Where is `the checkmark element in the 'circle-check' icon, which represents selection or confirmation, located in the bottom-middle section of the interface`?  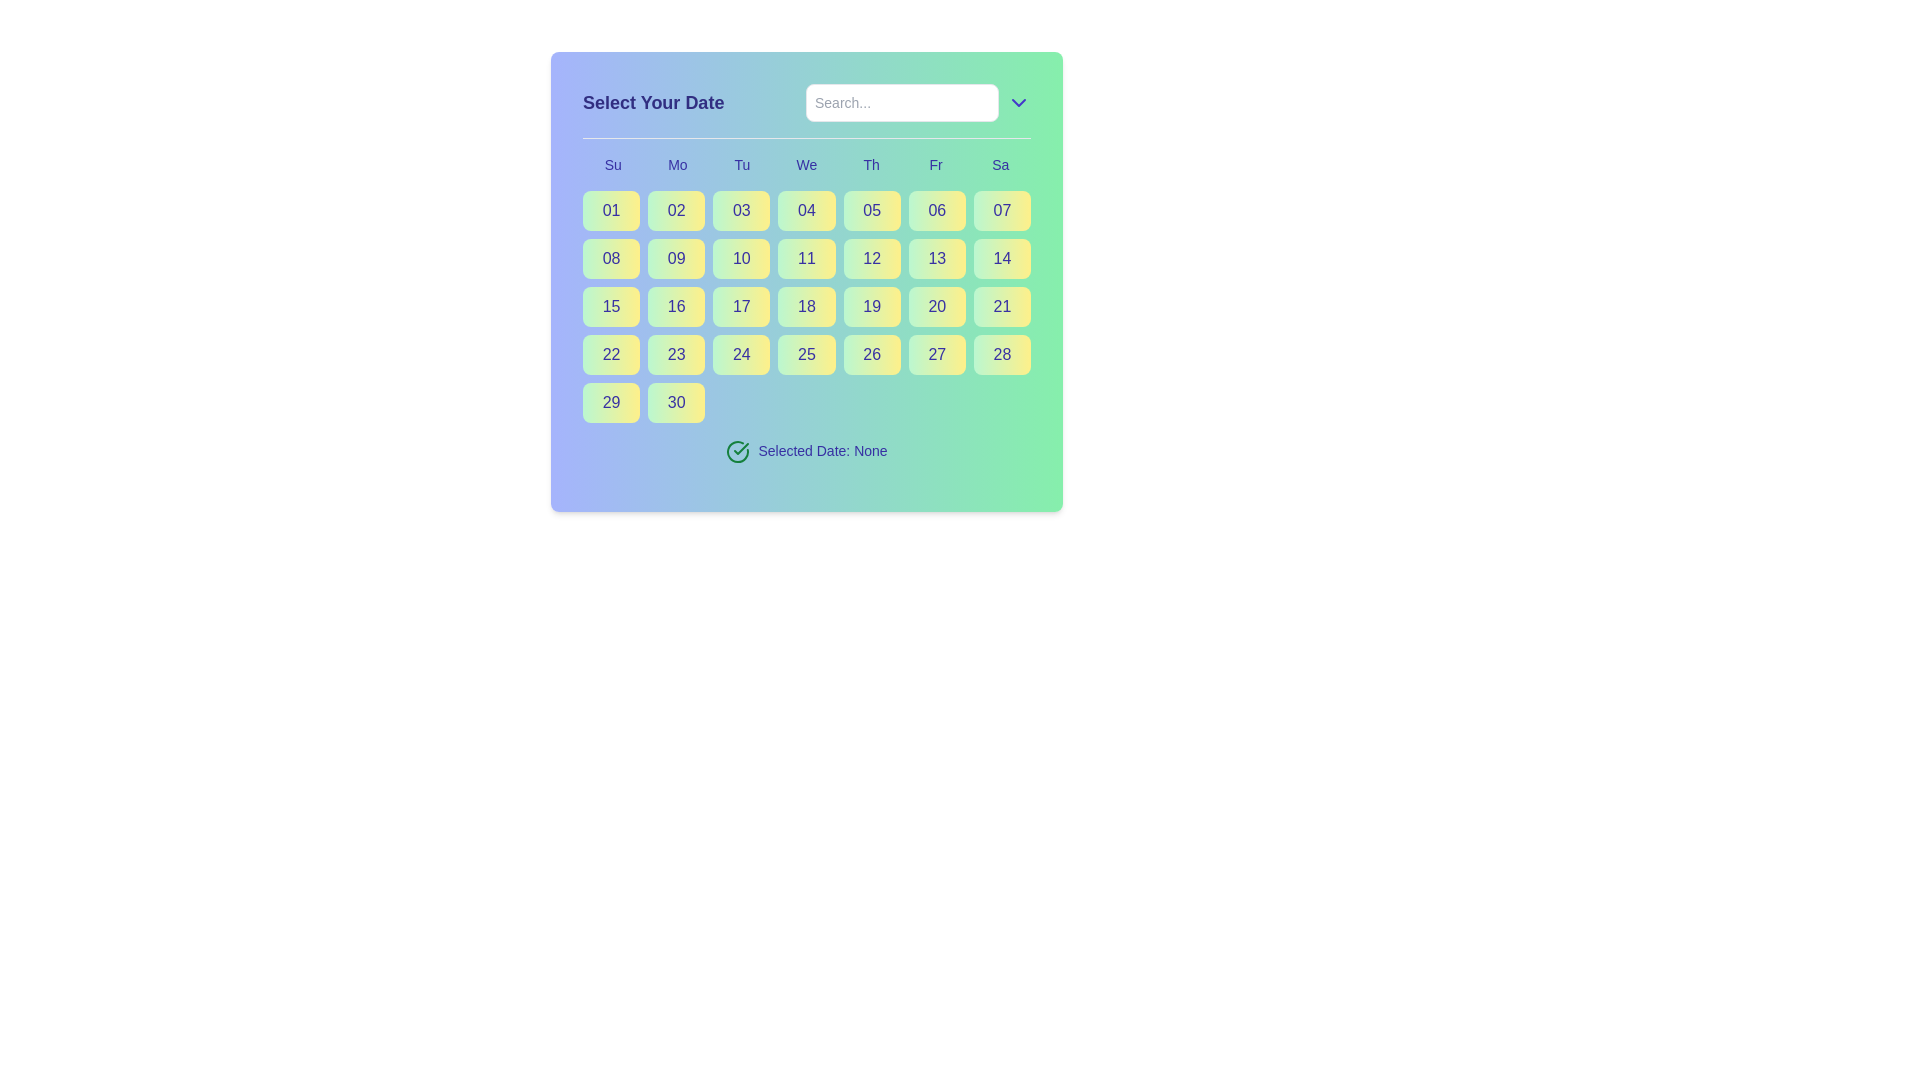
the checkmark element in the 'circle-check' icon, which represents selection or confirmation, located in the bottom-middle section of the interface is located at coordinates (740, 447).